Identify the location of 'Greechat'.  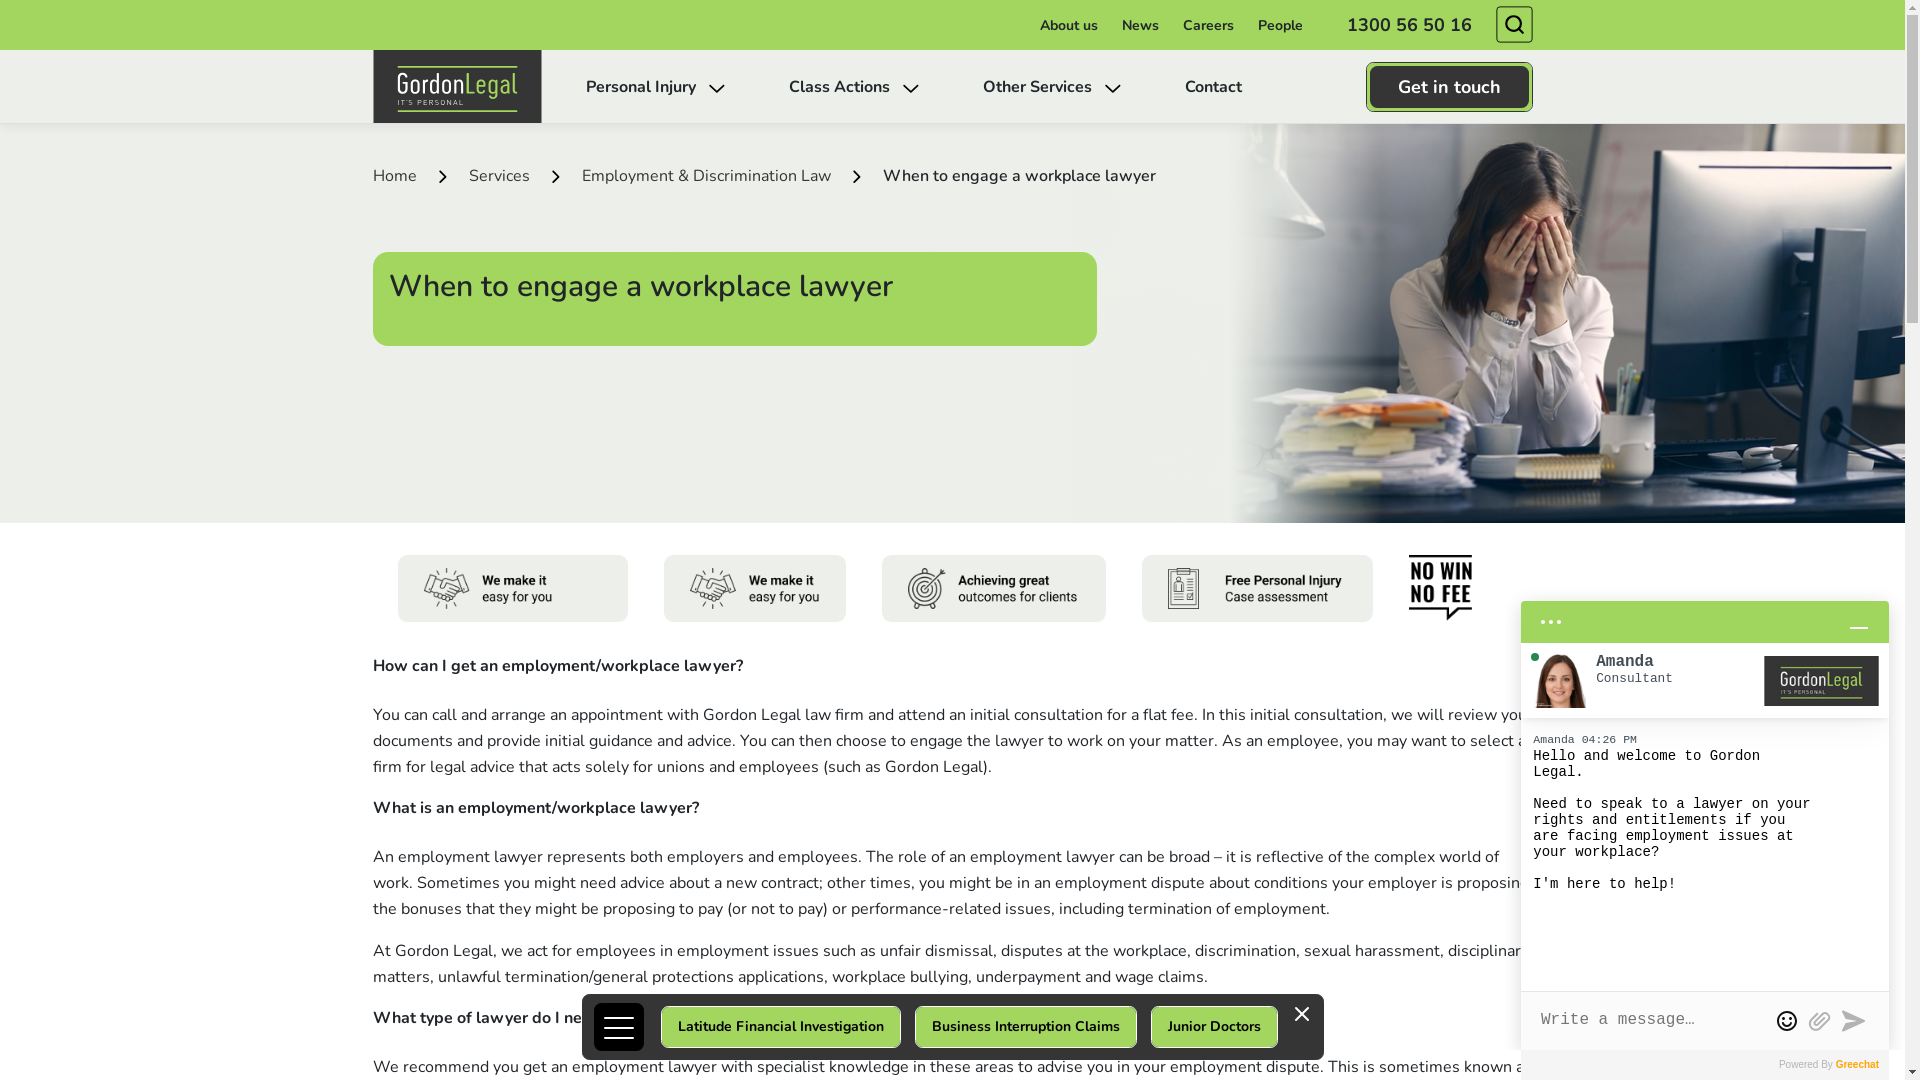
(1836, 1063).